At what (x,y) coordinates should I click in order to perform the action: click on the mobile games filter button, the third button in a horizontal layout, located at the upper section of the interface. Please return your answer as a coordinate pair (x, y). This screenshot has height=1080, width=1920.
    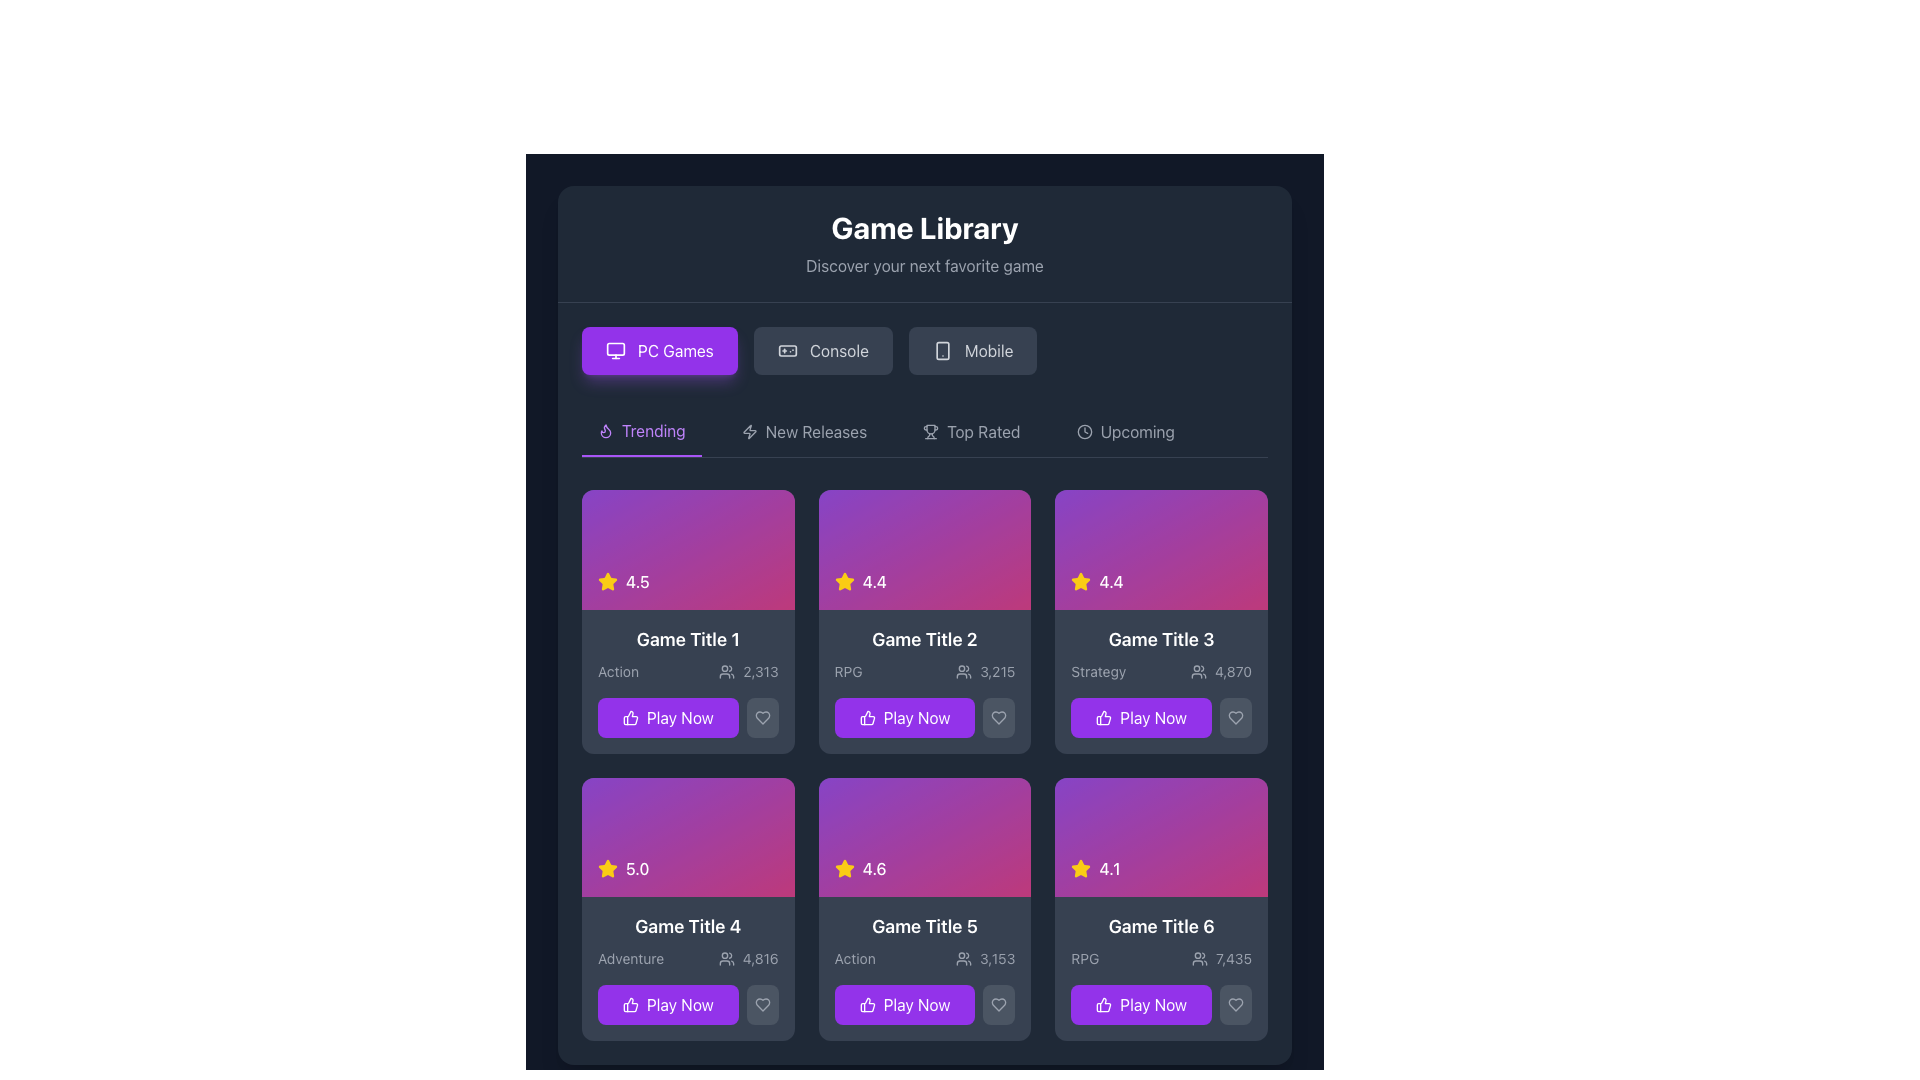
    Looking at the image, I should click on (973, 350).